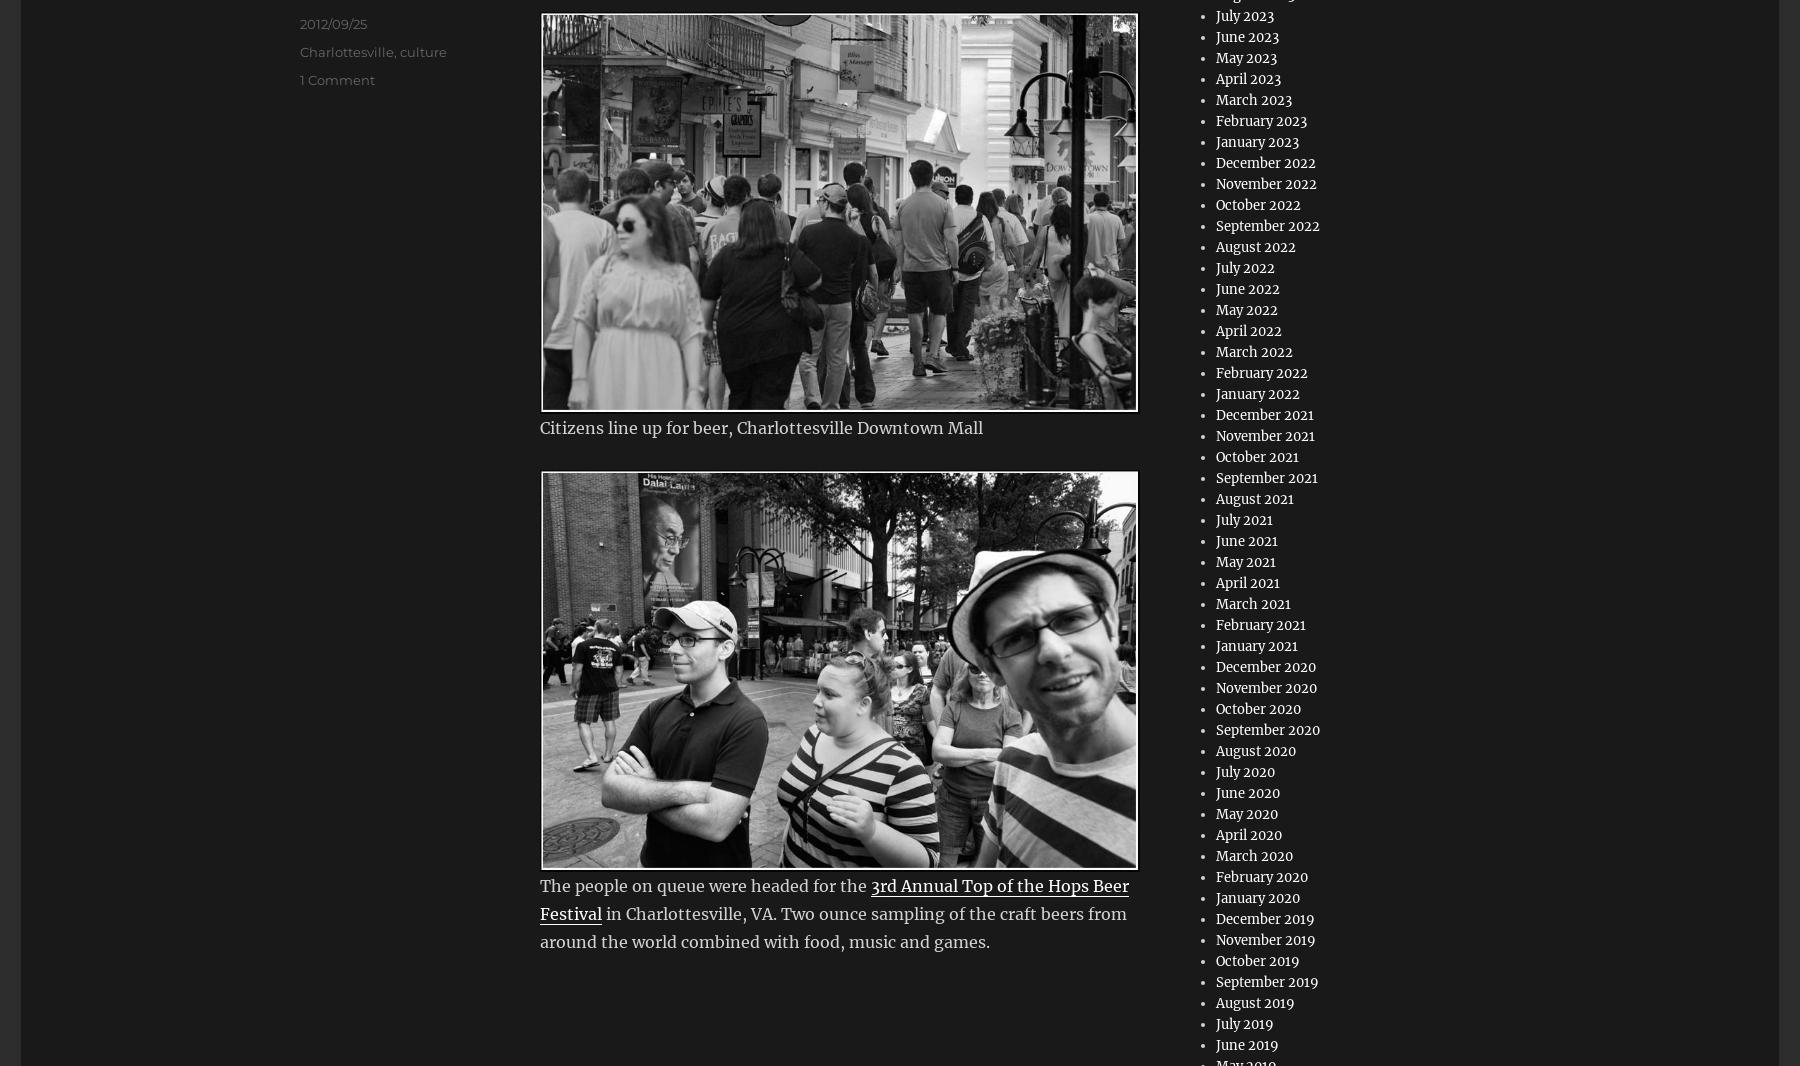 This screenshot has width=1800, height=1066. Describe the element at coordinates (1258, 204) in the screenshot. I see `'October 2022'` at that location.